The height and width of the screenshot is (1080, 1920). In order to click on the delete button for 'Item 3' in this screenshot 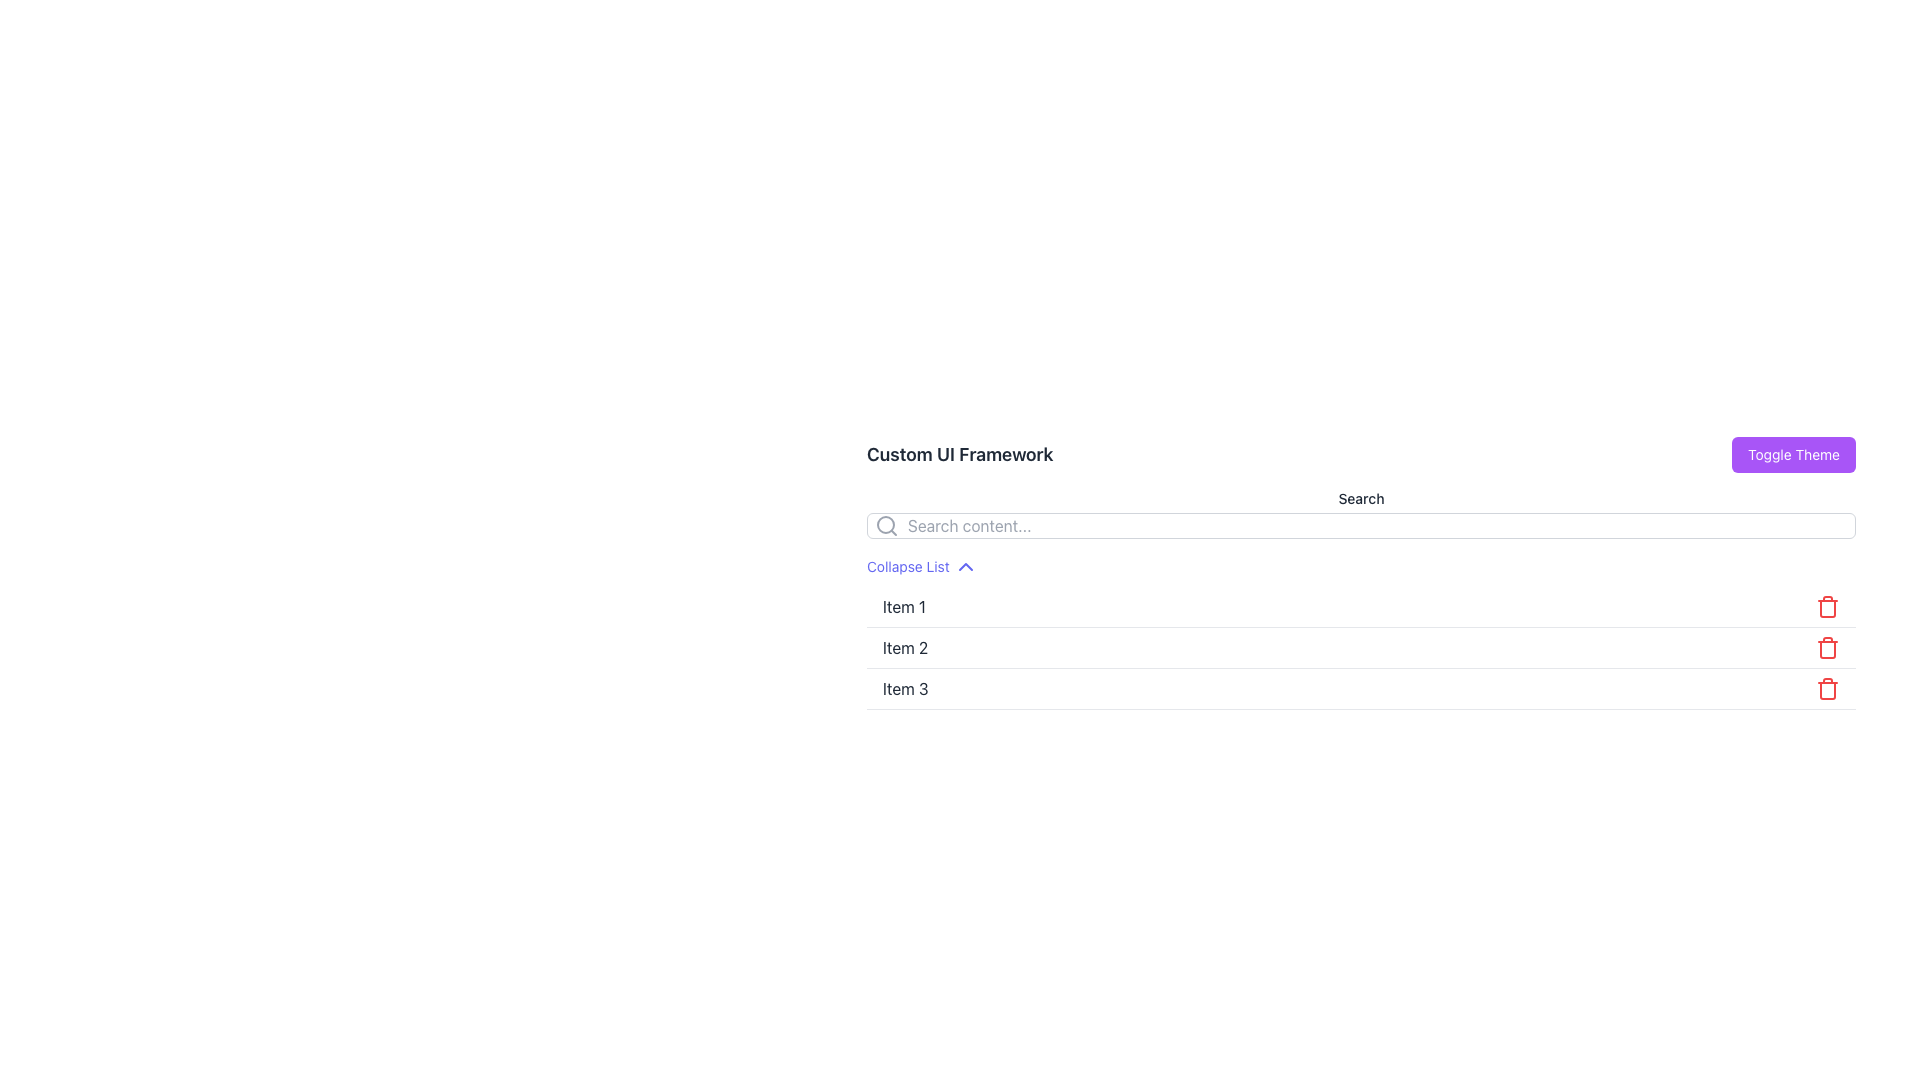, I will do `click(1828, 688)`.